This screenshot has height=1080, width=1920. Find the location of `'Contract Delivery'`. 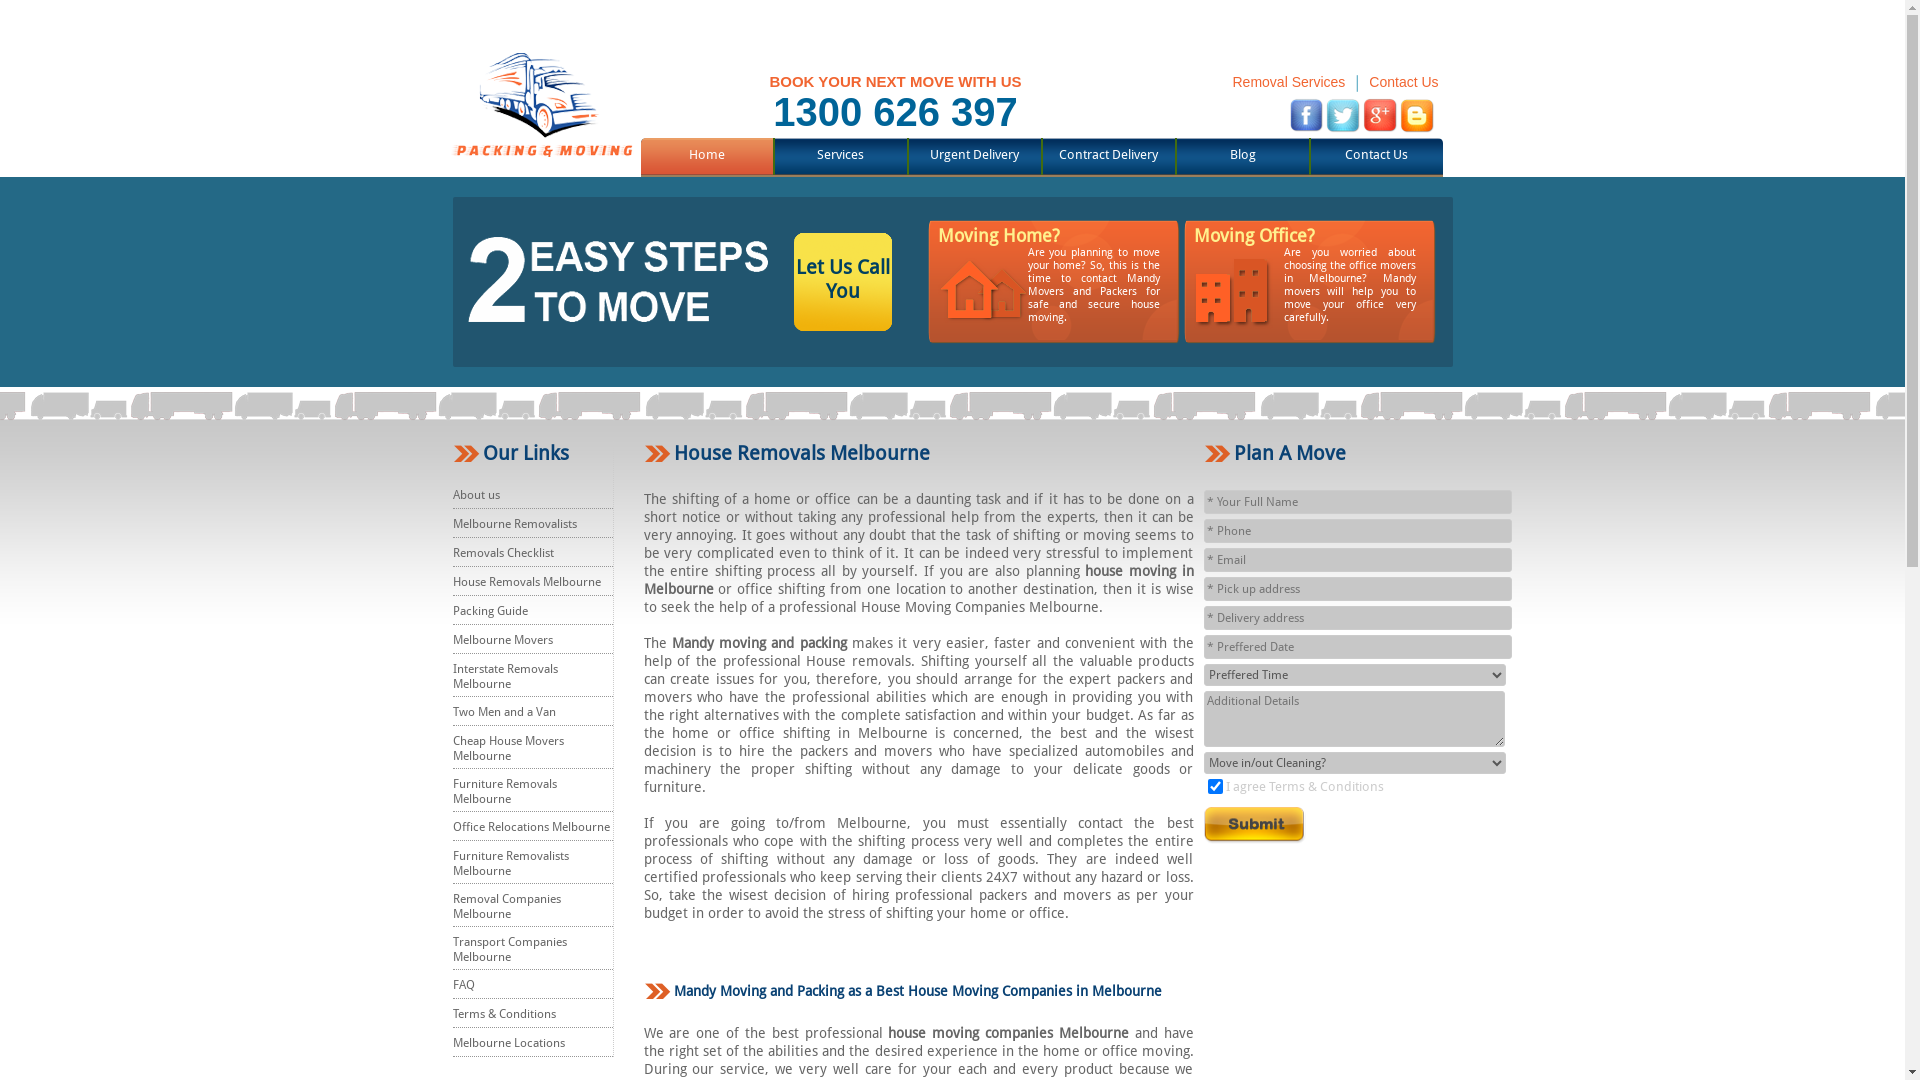

'Contract Delivery' is located at coordinates (1107, 153).